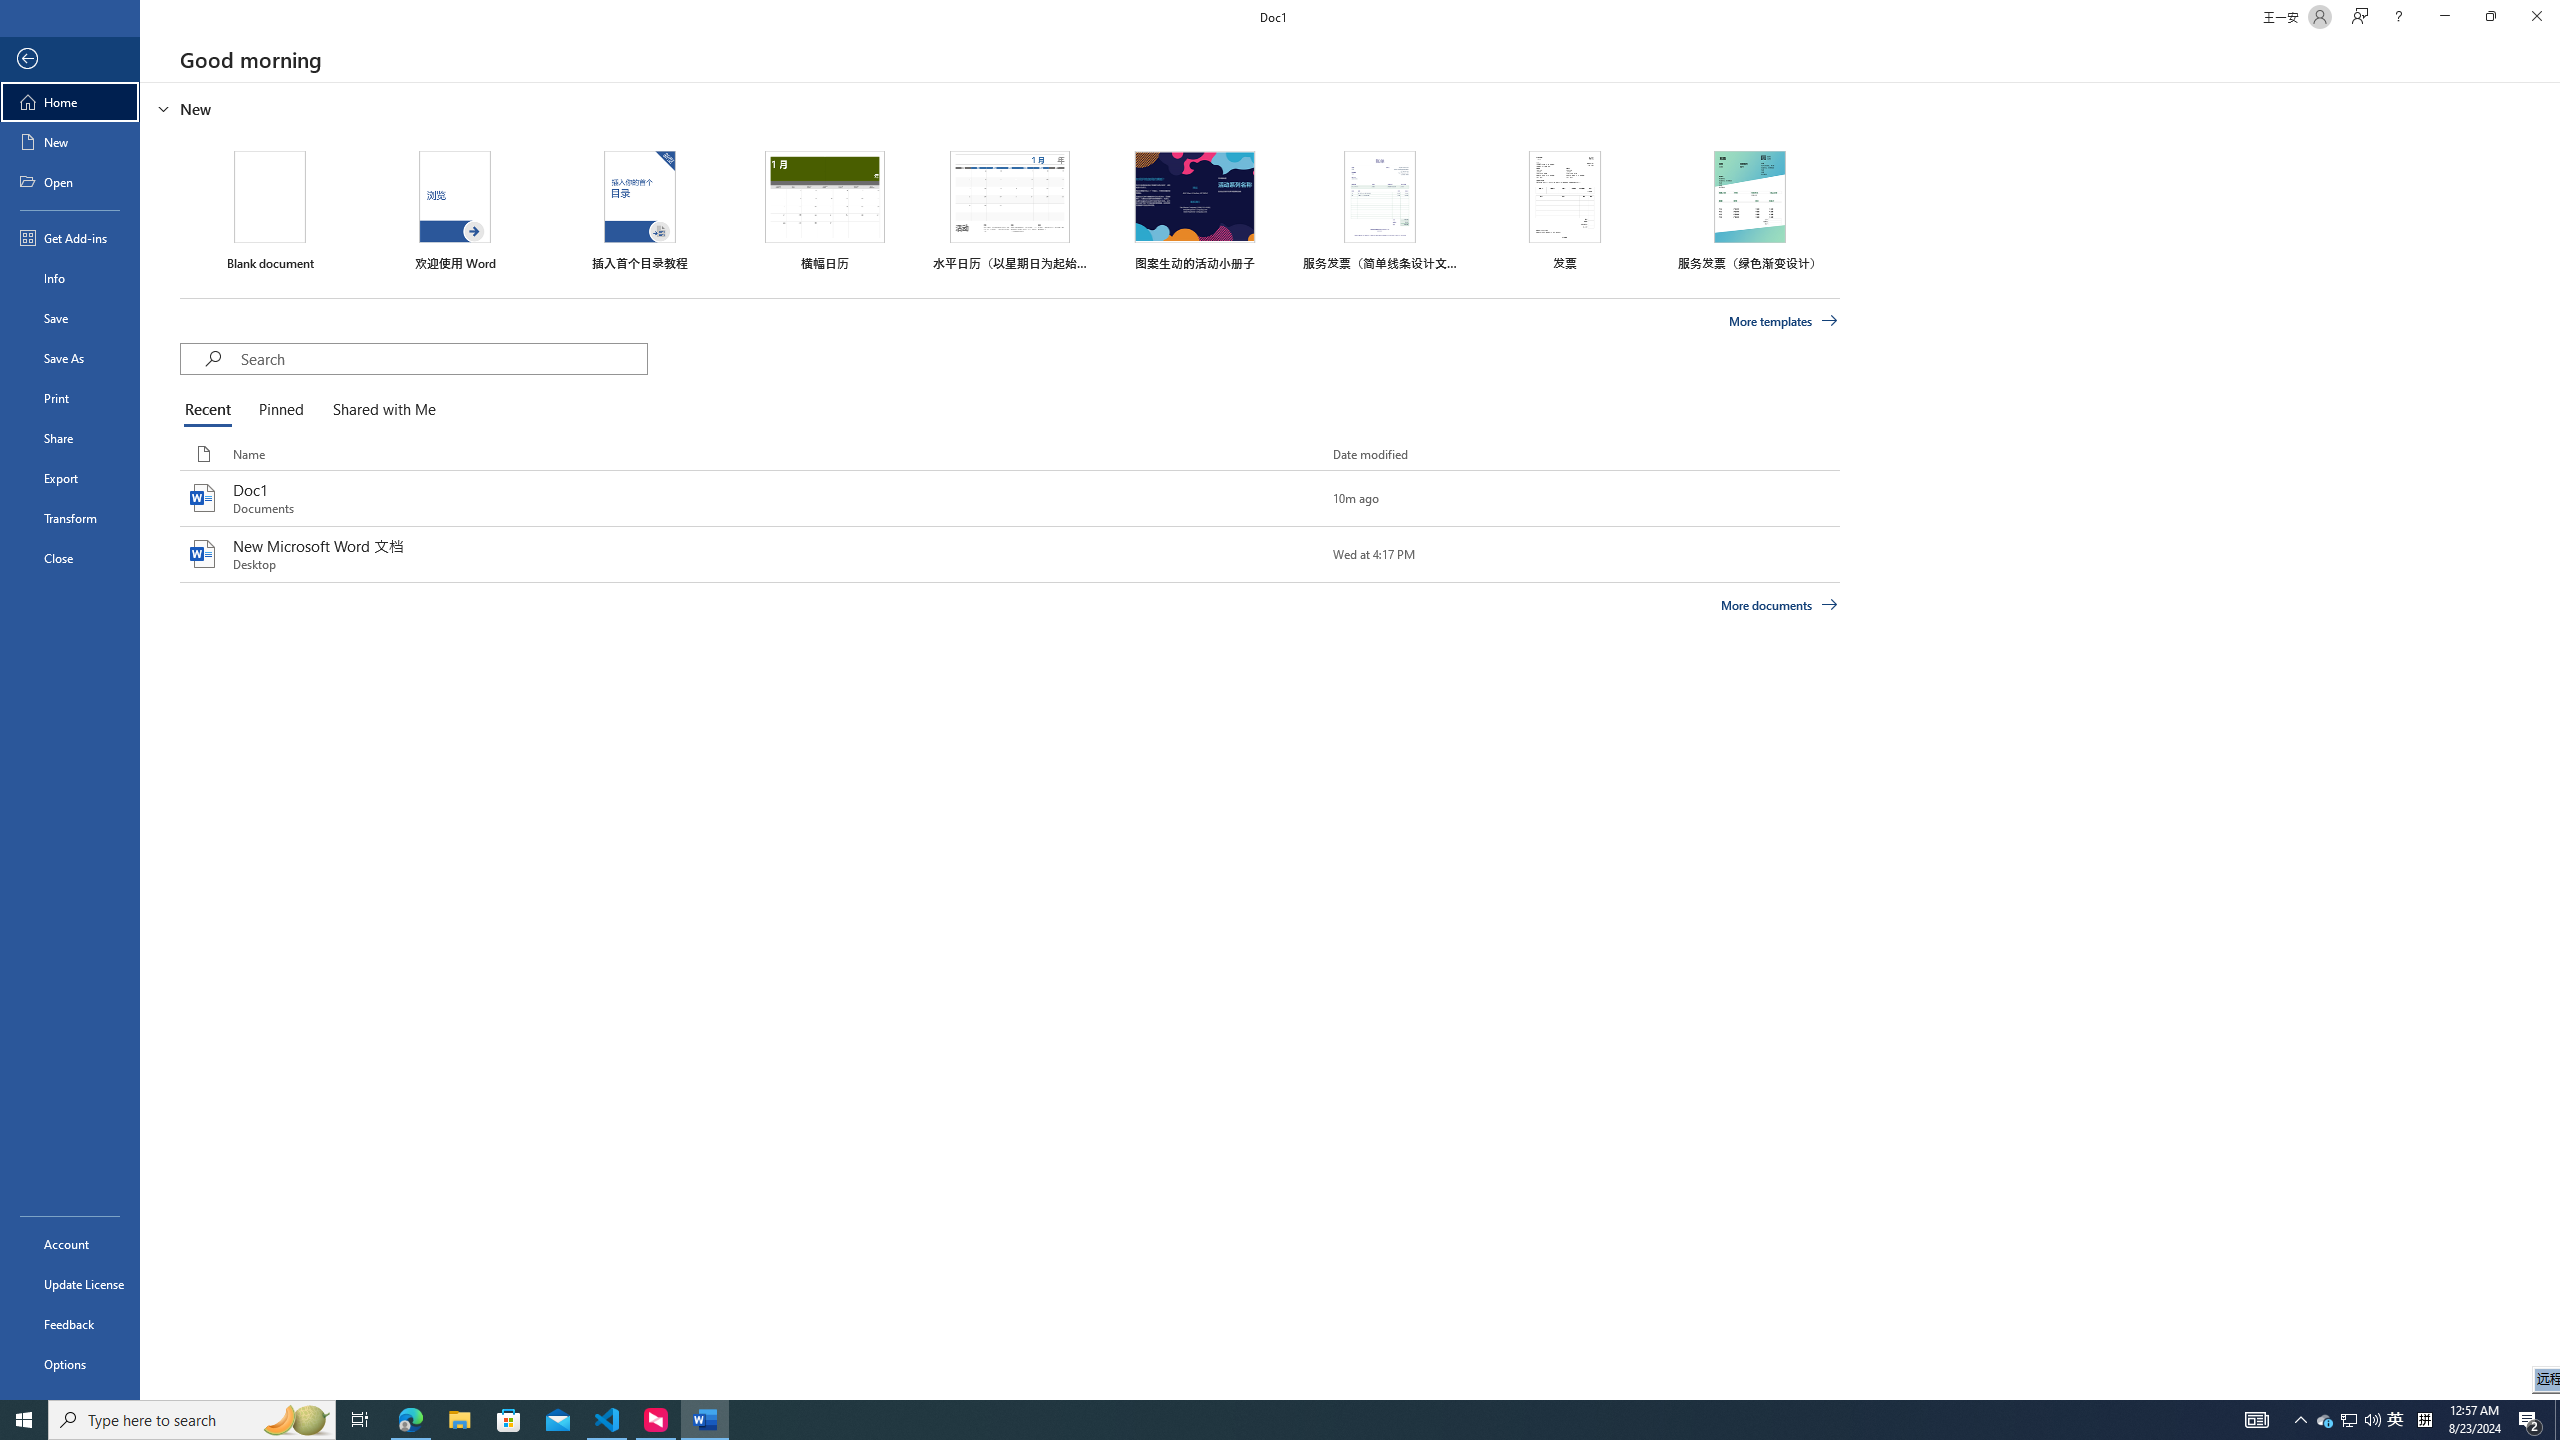 This screenshot has width=2560, height=1440. What do you see at coordinates (69, 478) in the screenshot?
I see `'Export'` at bounding box center [69, 478].